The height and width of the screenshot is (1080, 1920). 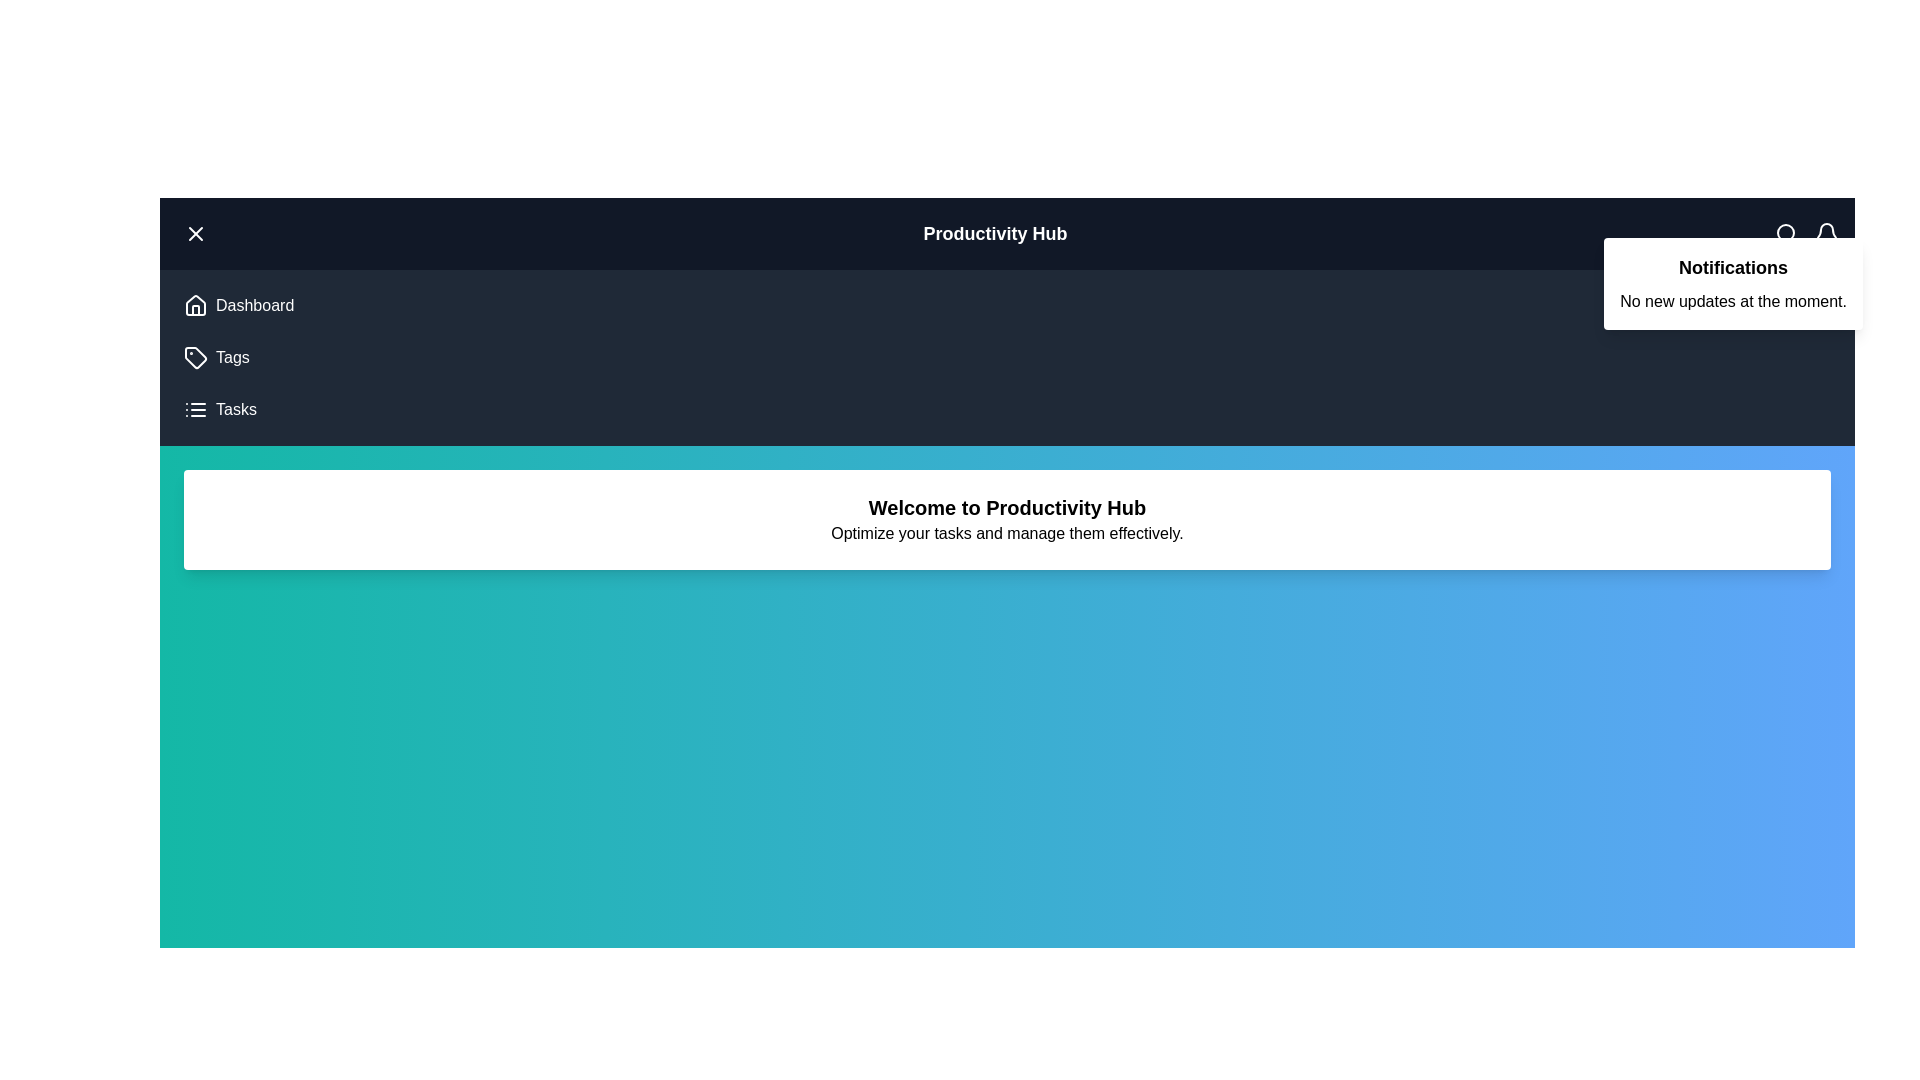 I want to click on the close button of the notifications panel to dismiss it, so click(x=183, y=222).